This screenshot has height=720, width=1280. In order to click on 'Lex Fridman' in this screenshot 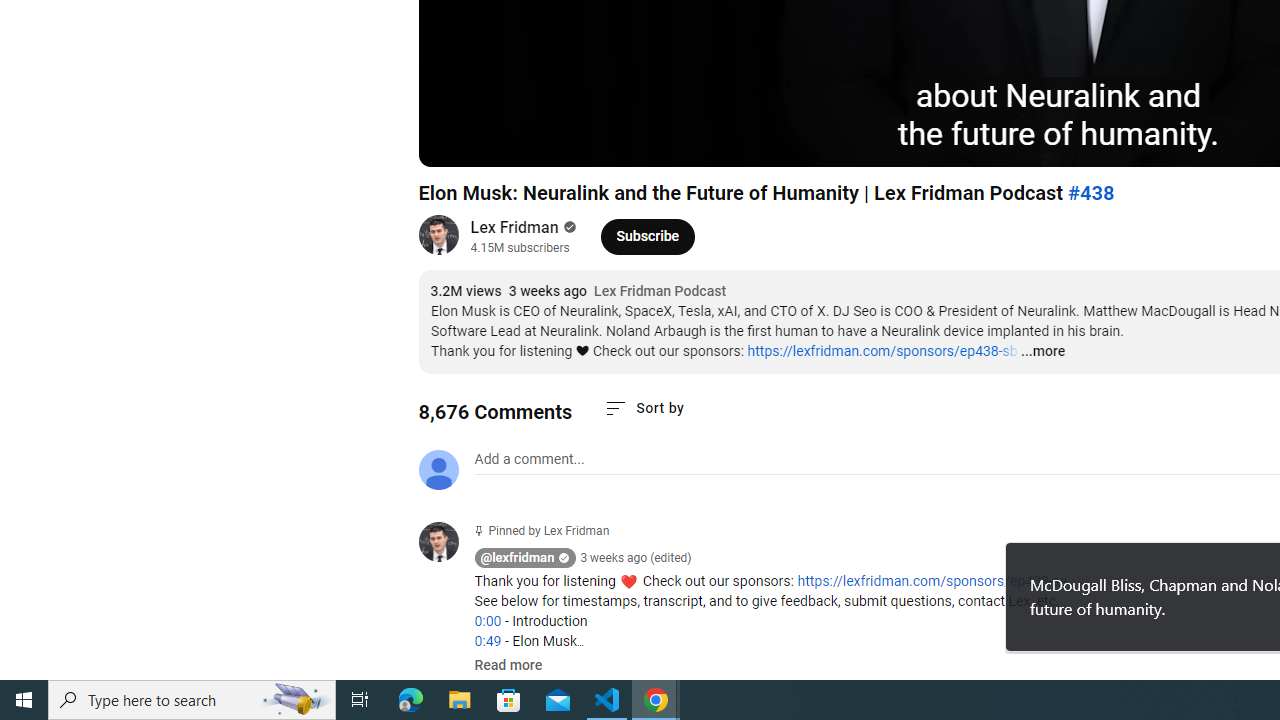, I will do `click(515, 226)`.